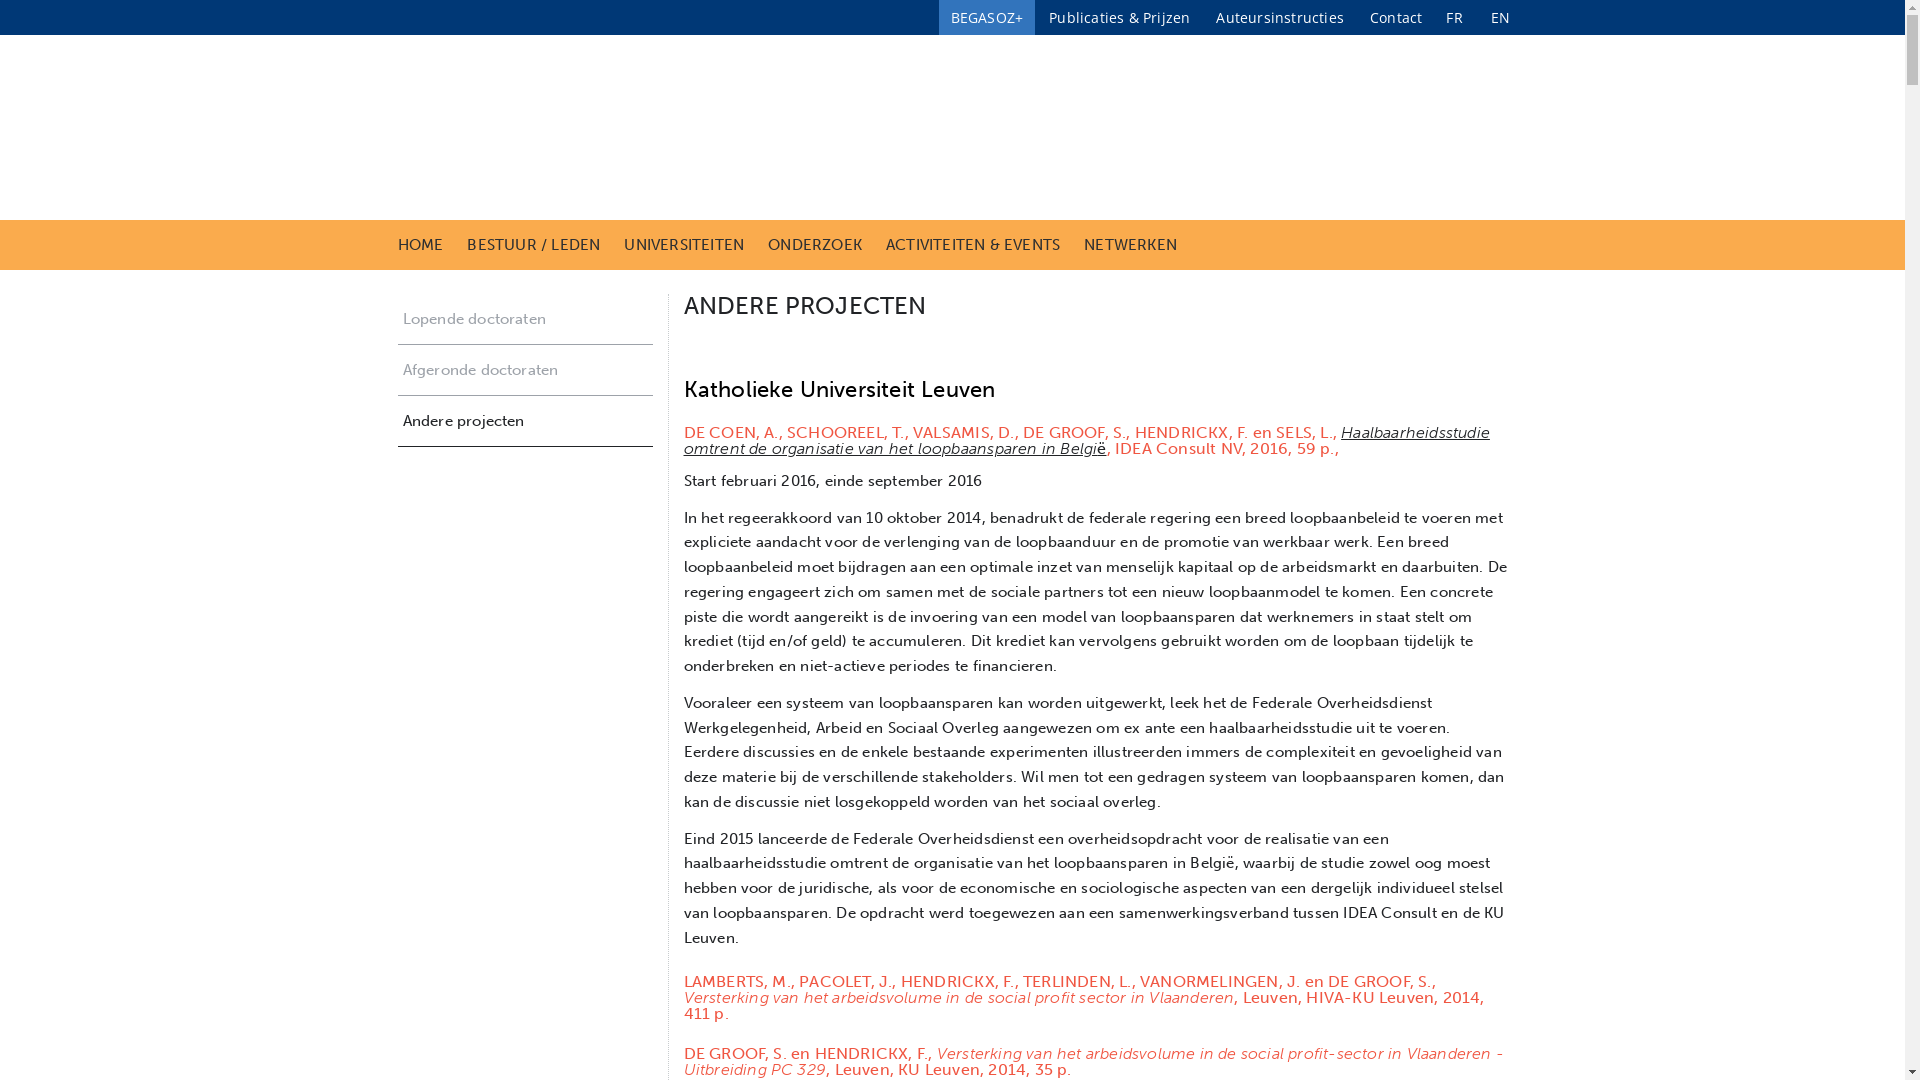 Image resolution: width=1920 pixels, height=1080 pixels. What do you see at coordinates (1036, 17) in the screenshot?
I see `'Publicaties & Prijzen'` at bounding box center [1036, 17].